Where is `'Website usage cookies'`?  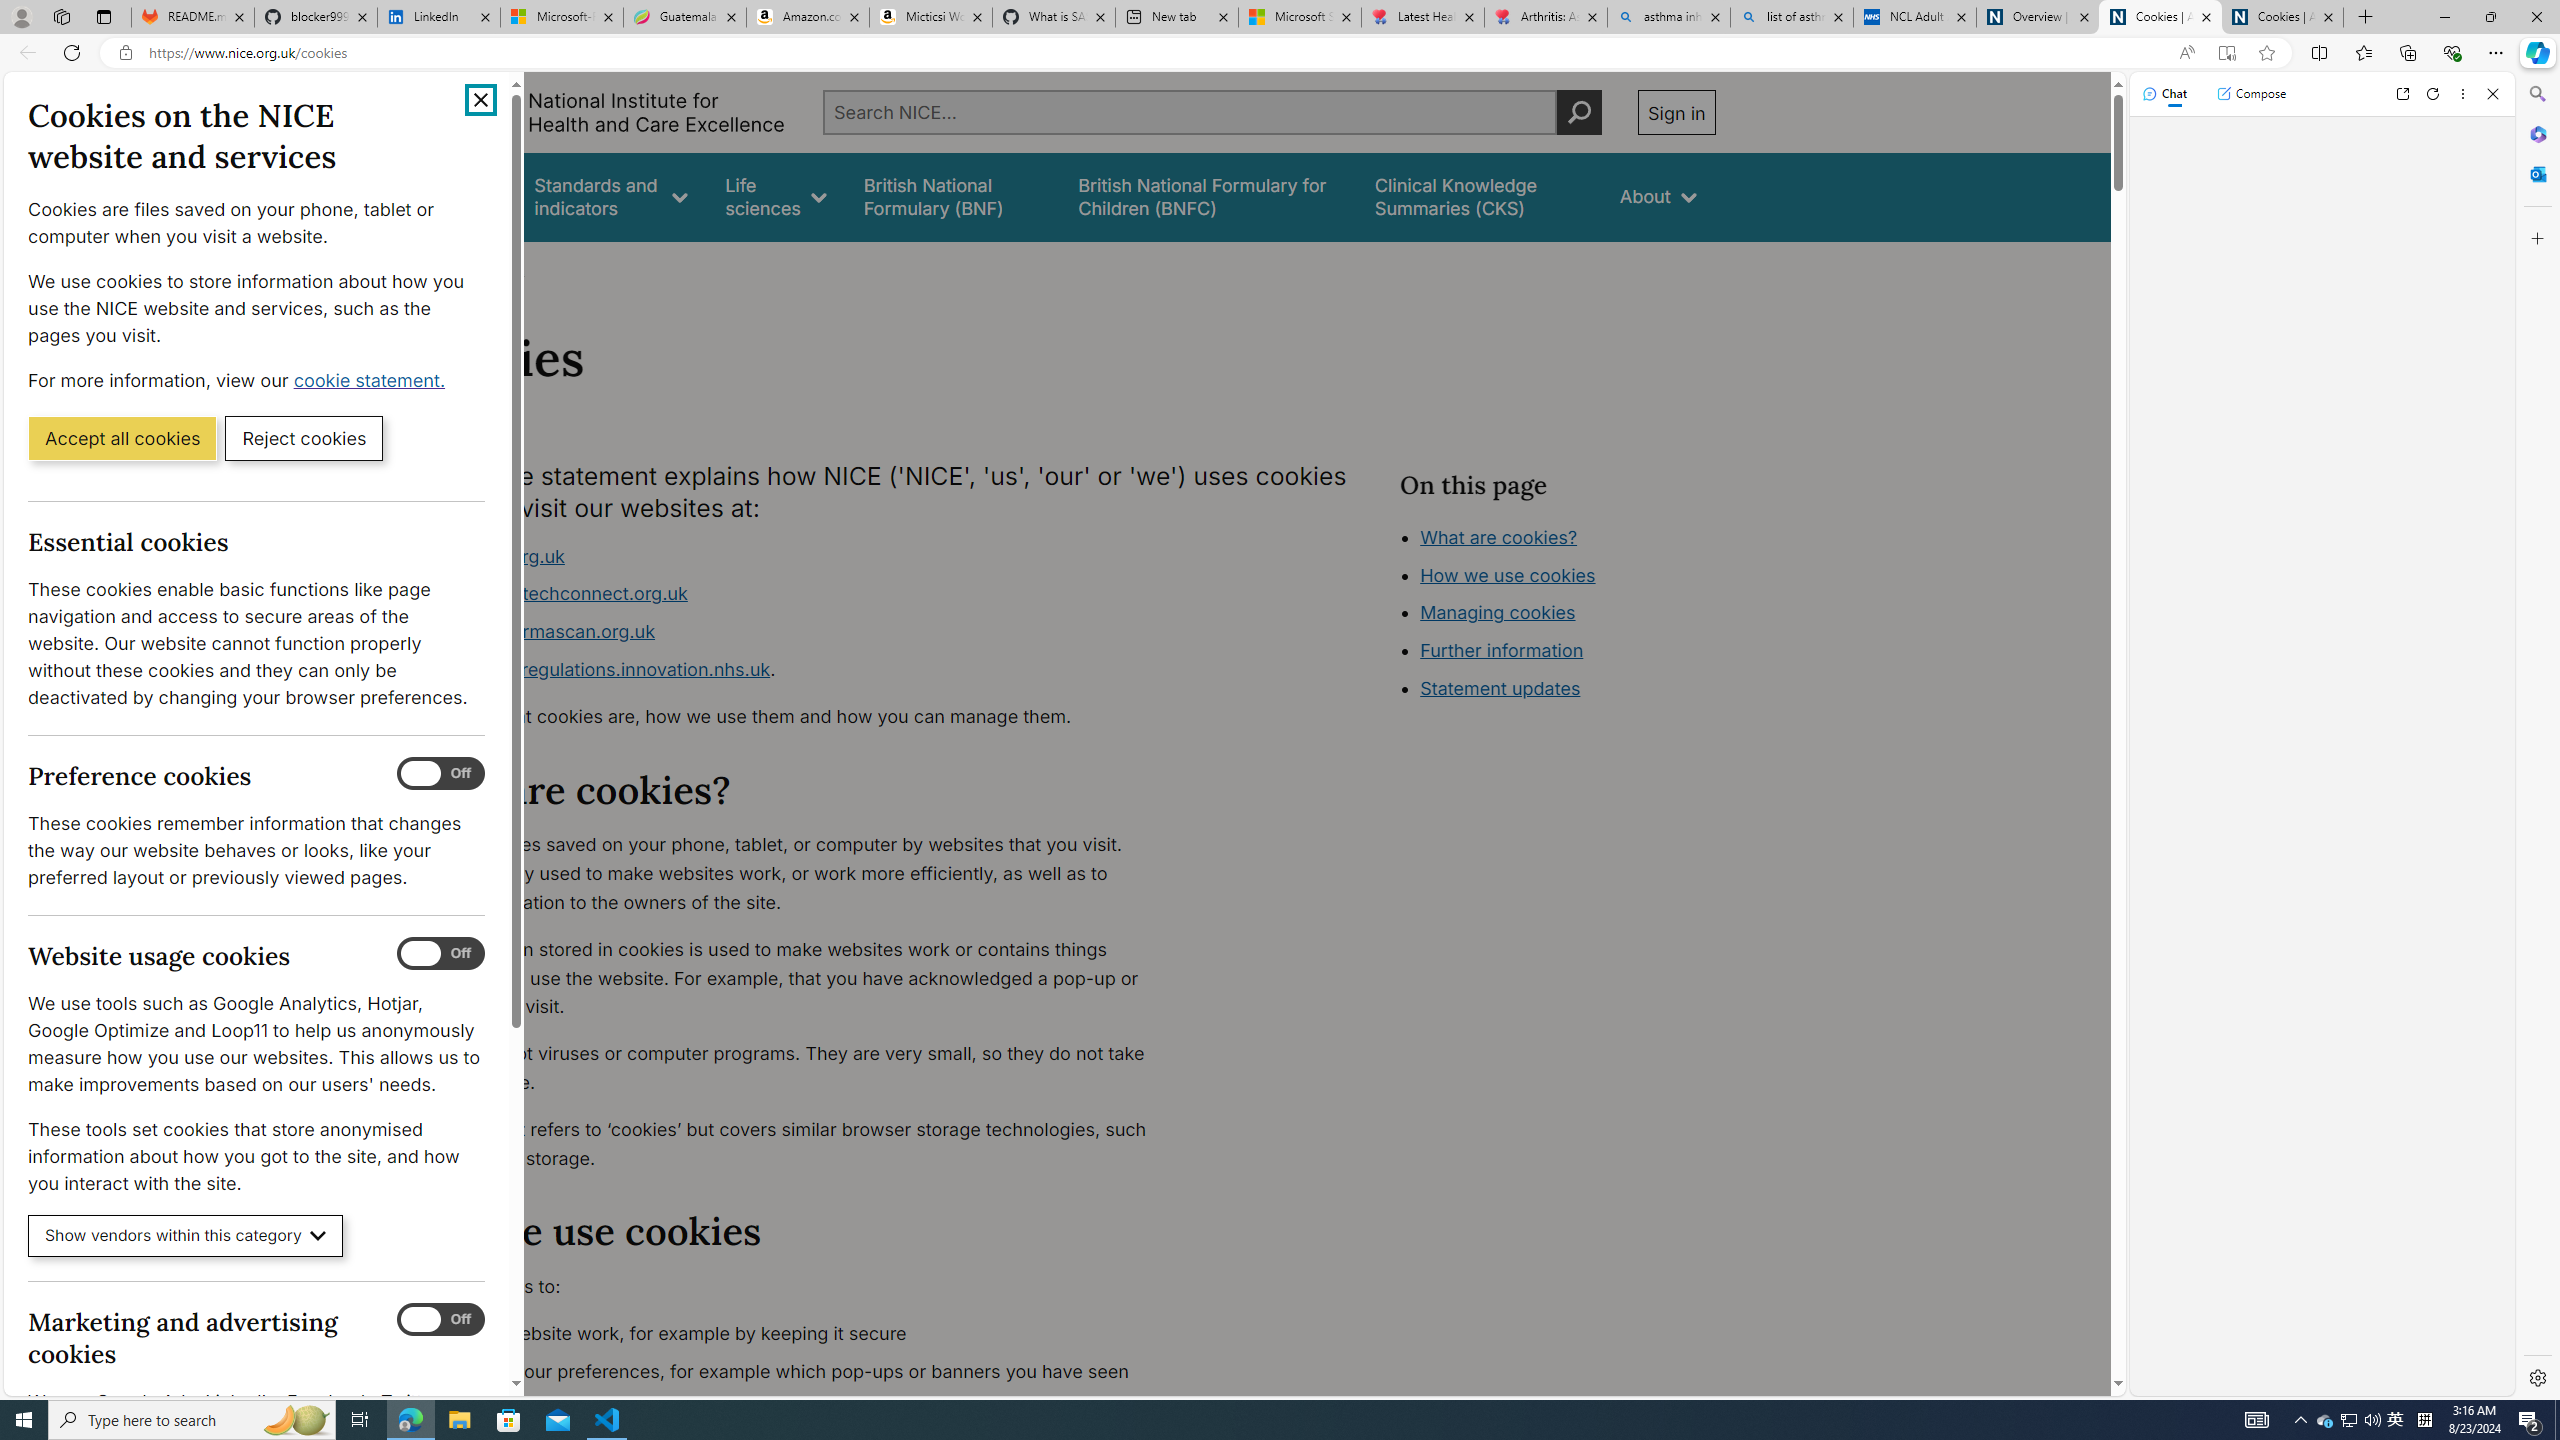 'Website usage cookies' is located at coordinates (440, 953).